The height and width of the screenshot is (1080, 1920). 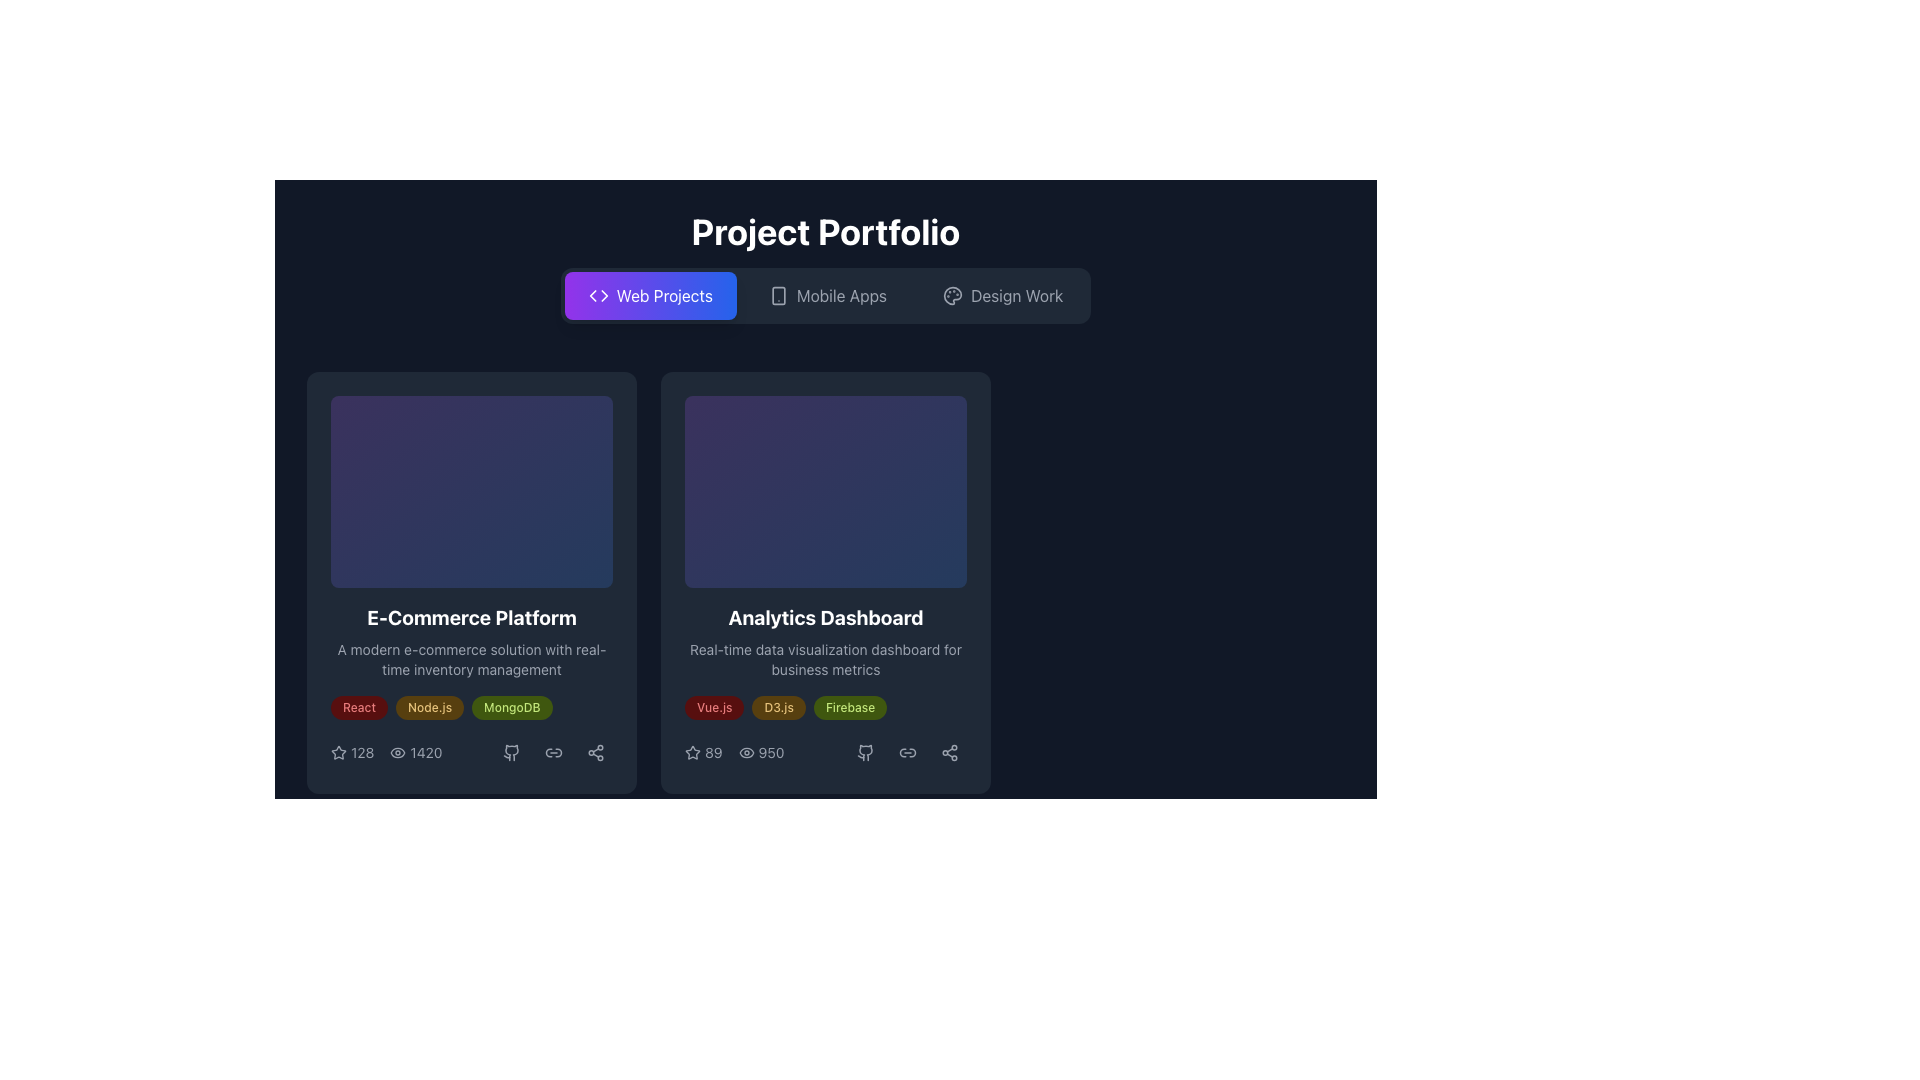 What do you see at coordinates (850, 707) in the screenshot?
I see `the 'Firebase' tag in the 'Analytics Dashboard' project, which is the third label in a horizontal group of three labels located beneath the title and description` at bounding box center [850, 707].